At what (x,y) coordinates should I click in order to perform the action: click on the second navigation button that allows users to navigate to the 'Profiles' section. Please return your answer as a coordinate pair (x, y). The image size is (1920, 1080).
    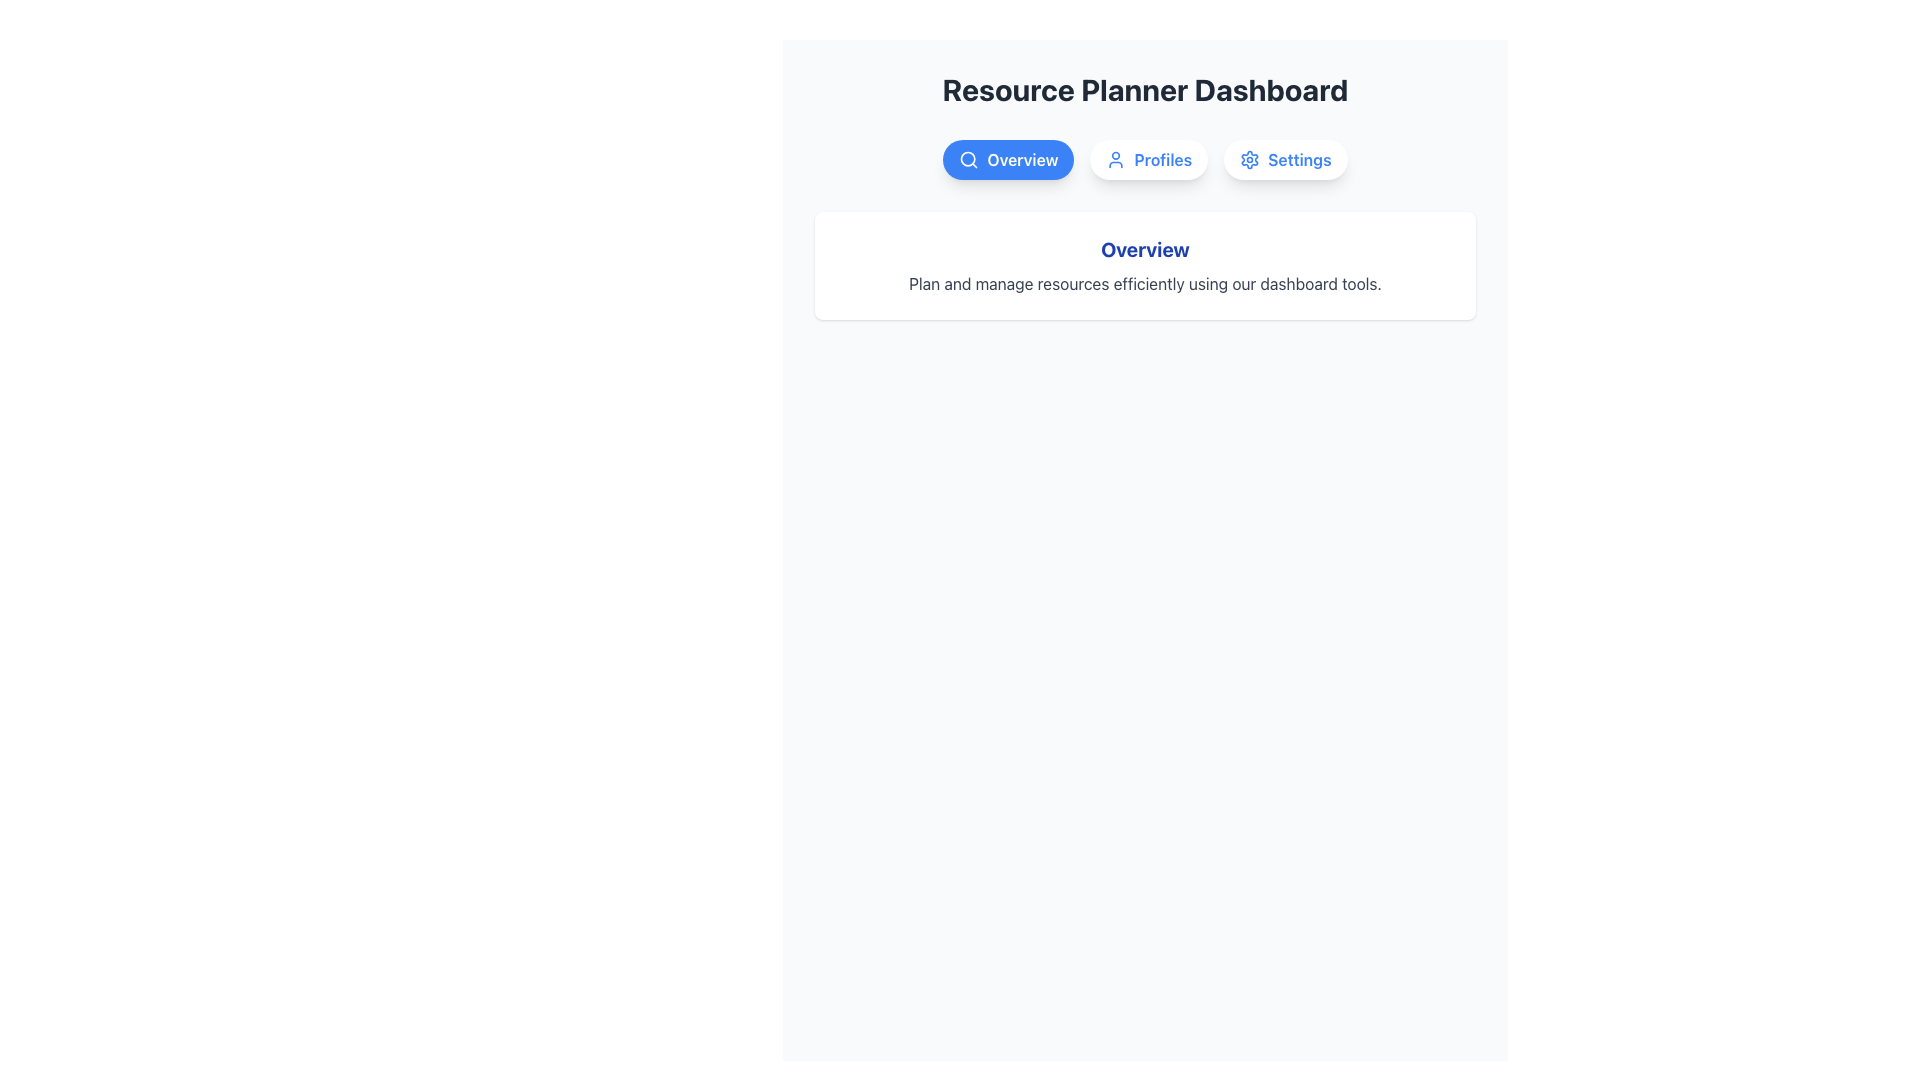
    Looking at the image, I should click on (1145, 158).